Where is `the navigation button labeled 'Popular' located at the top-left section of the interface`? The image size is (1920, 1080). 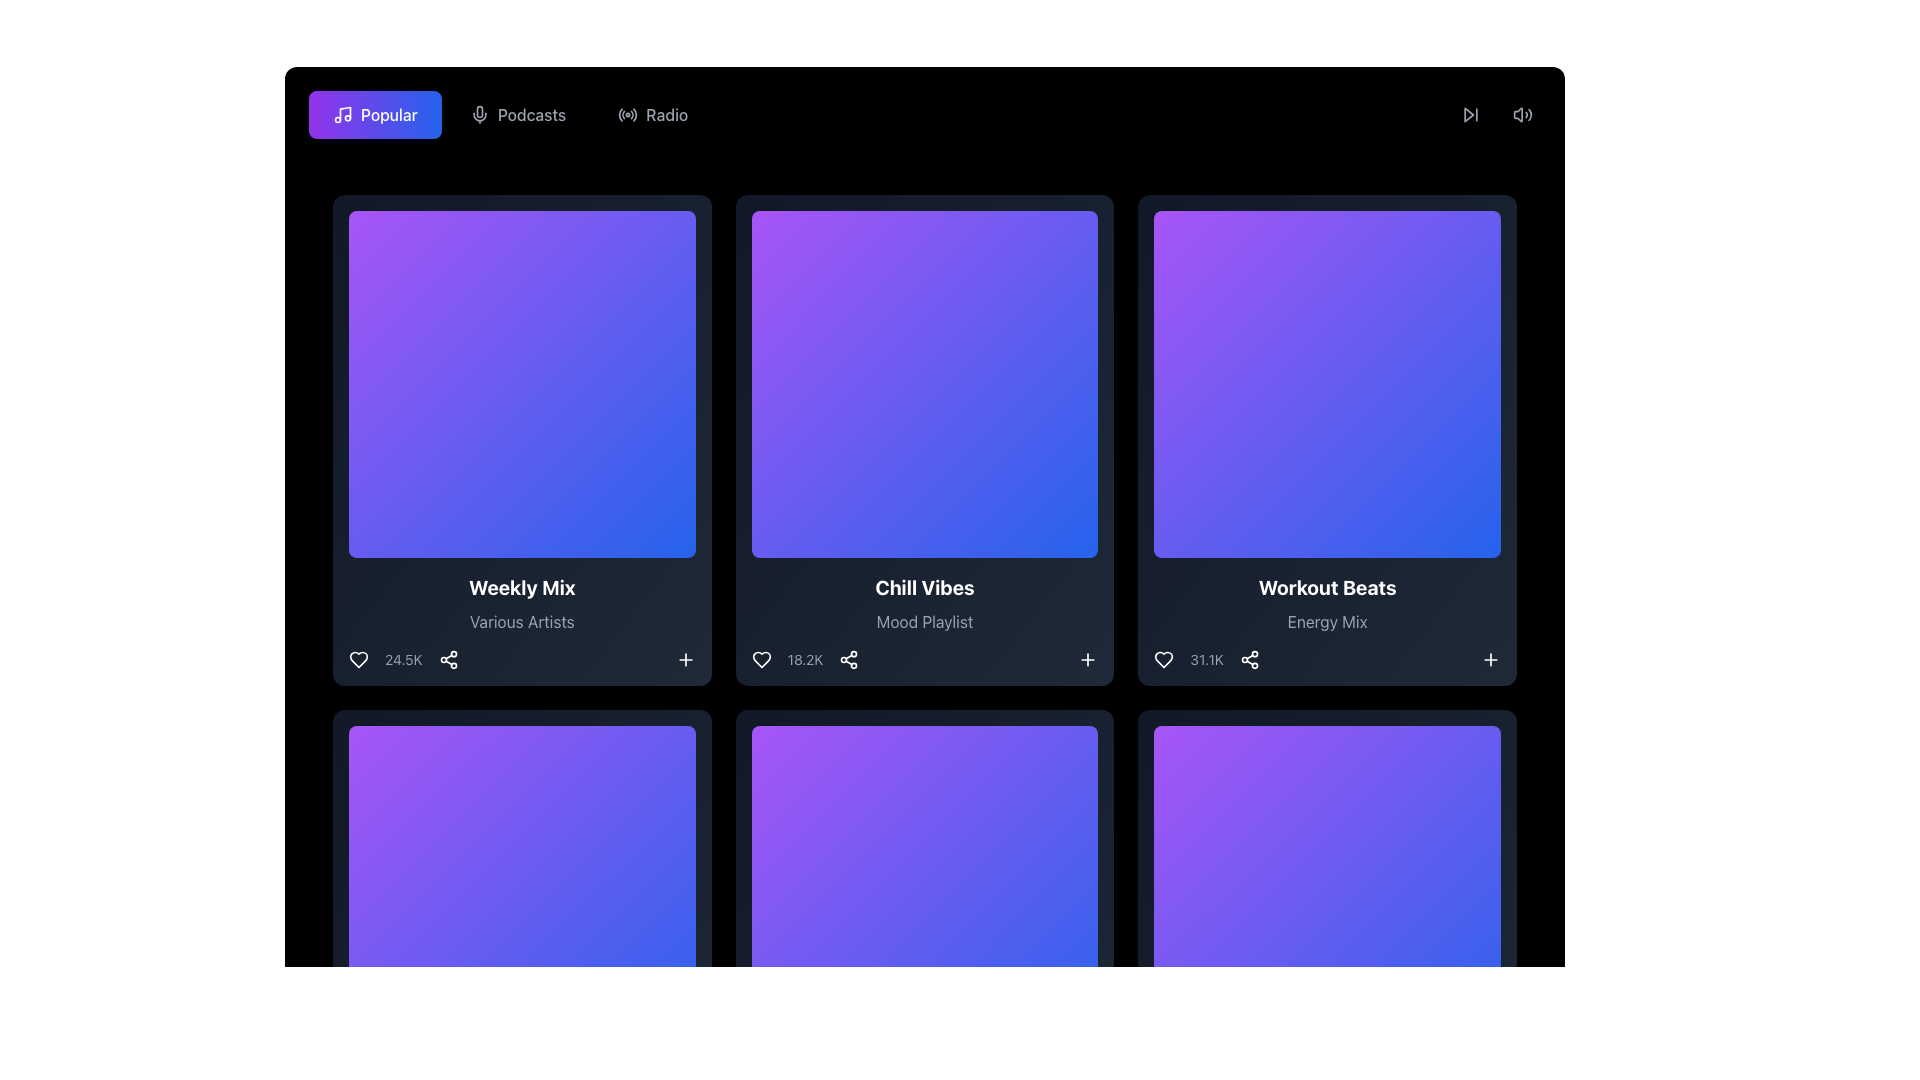 the navigation button labeled 'Popular' located at the top-left section of the interface is located at coordinates (375, 115).